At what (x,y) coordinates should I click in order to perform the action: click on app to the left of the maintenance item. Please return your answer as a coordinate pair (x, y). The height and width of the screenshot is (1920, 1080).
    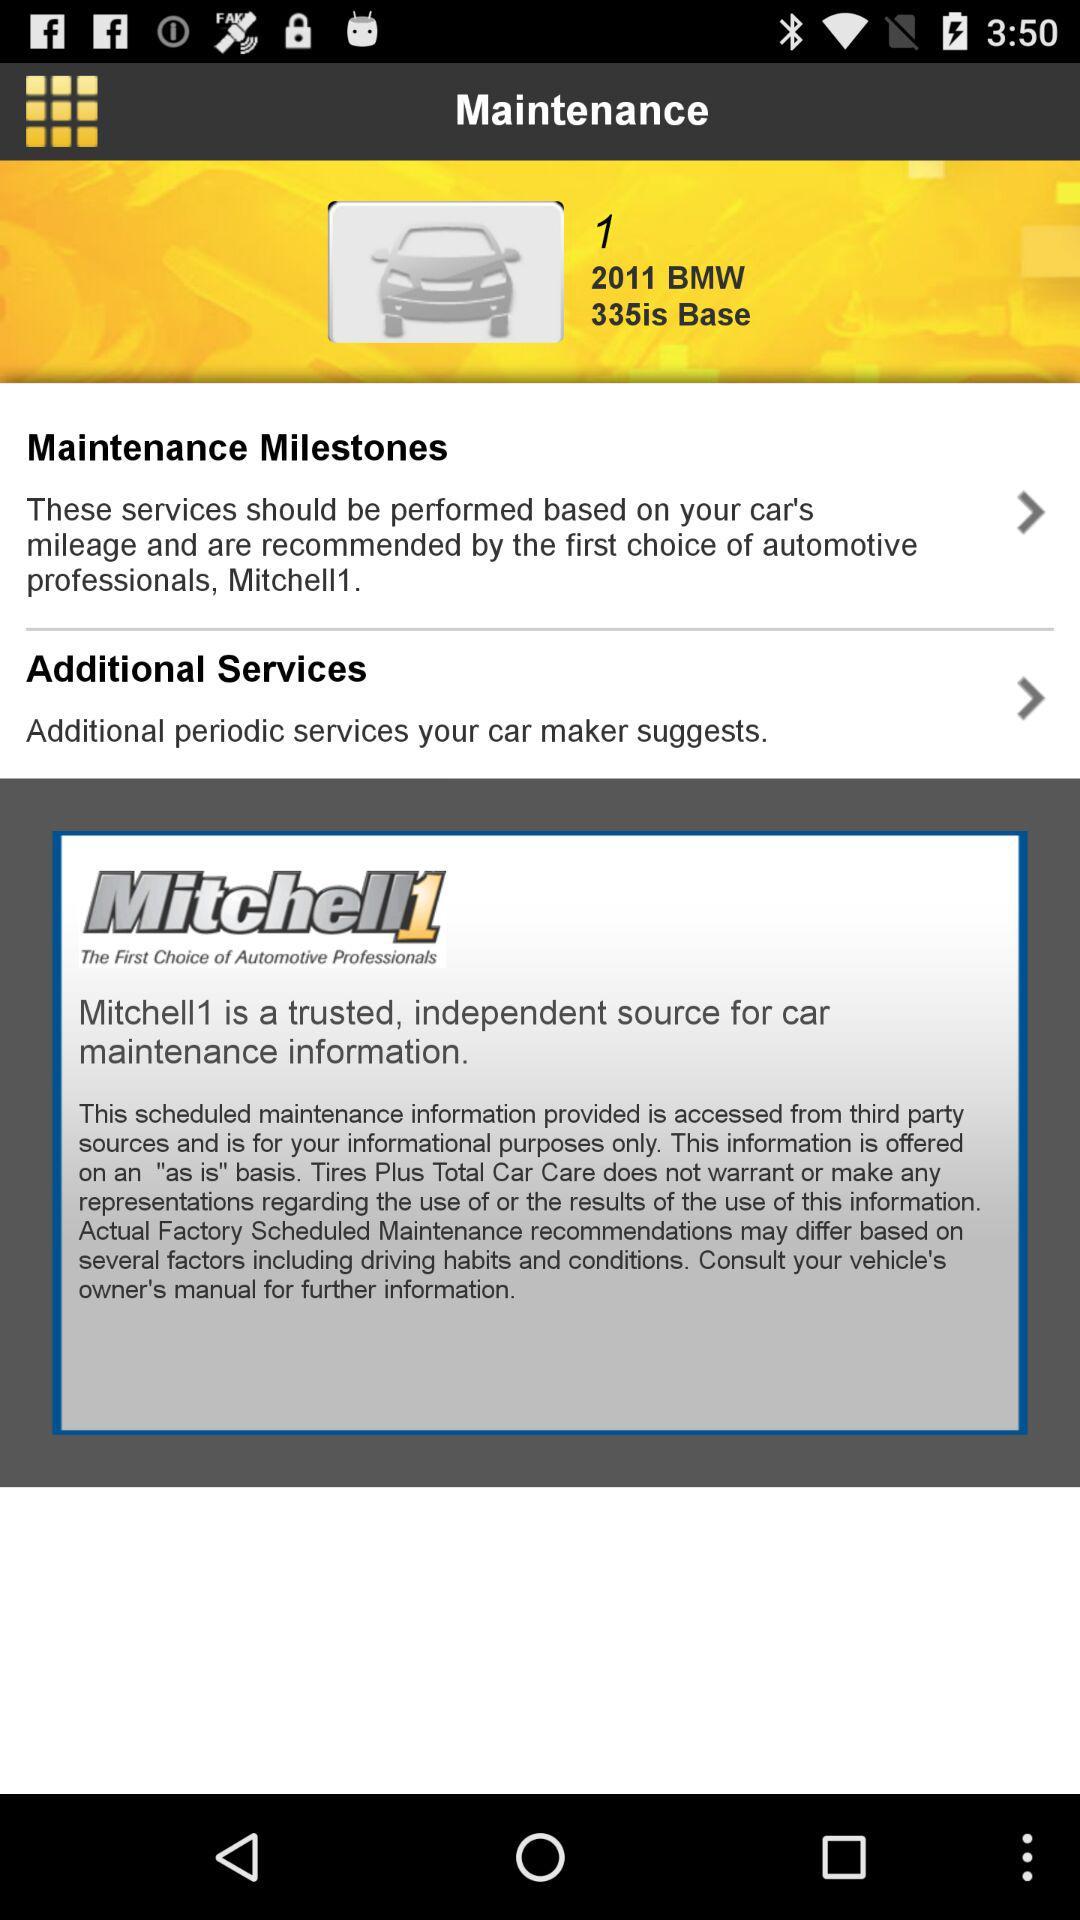
    Looking at the image, I should click on (60, 110).